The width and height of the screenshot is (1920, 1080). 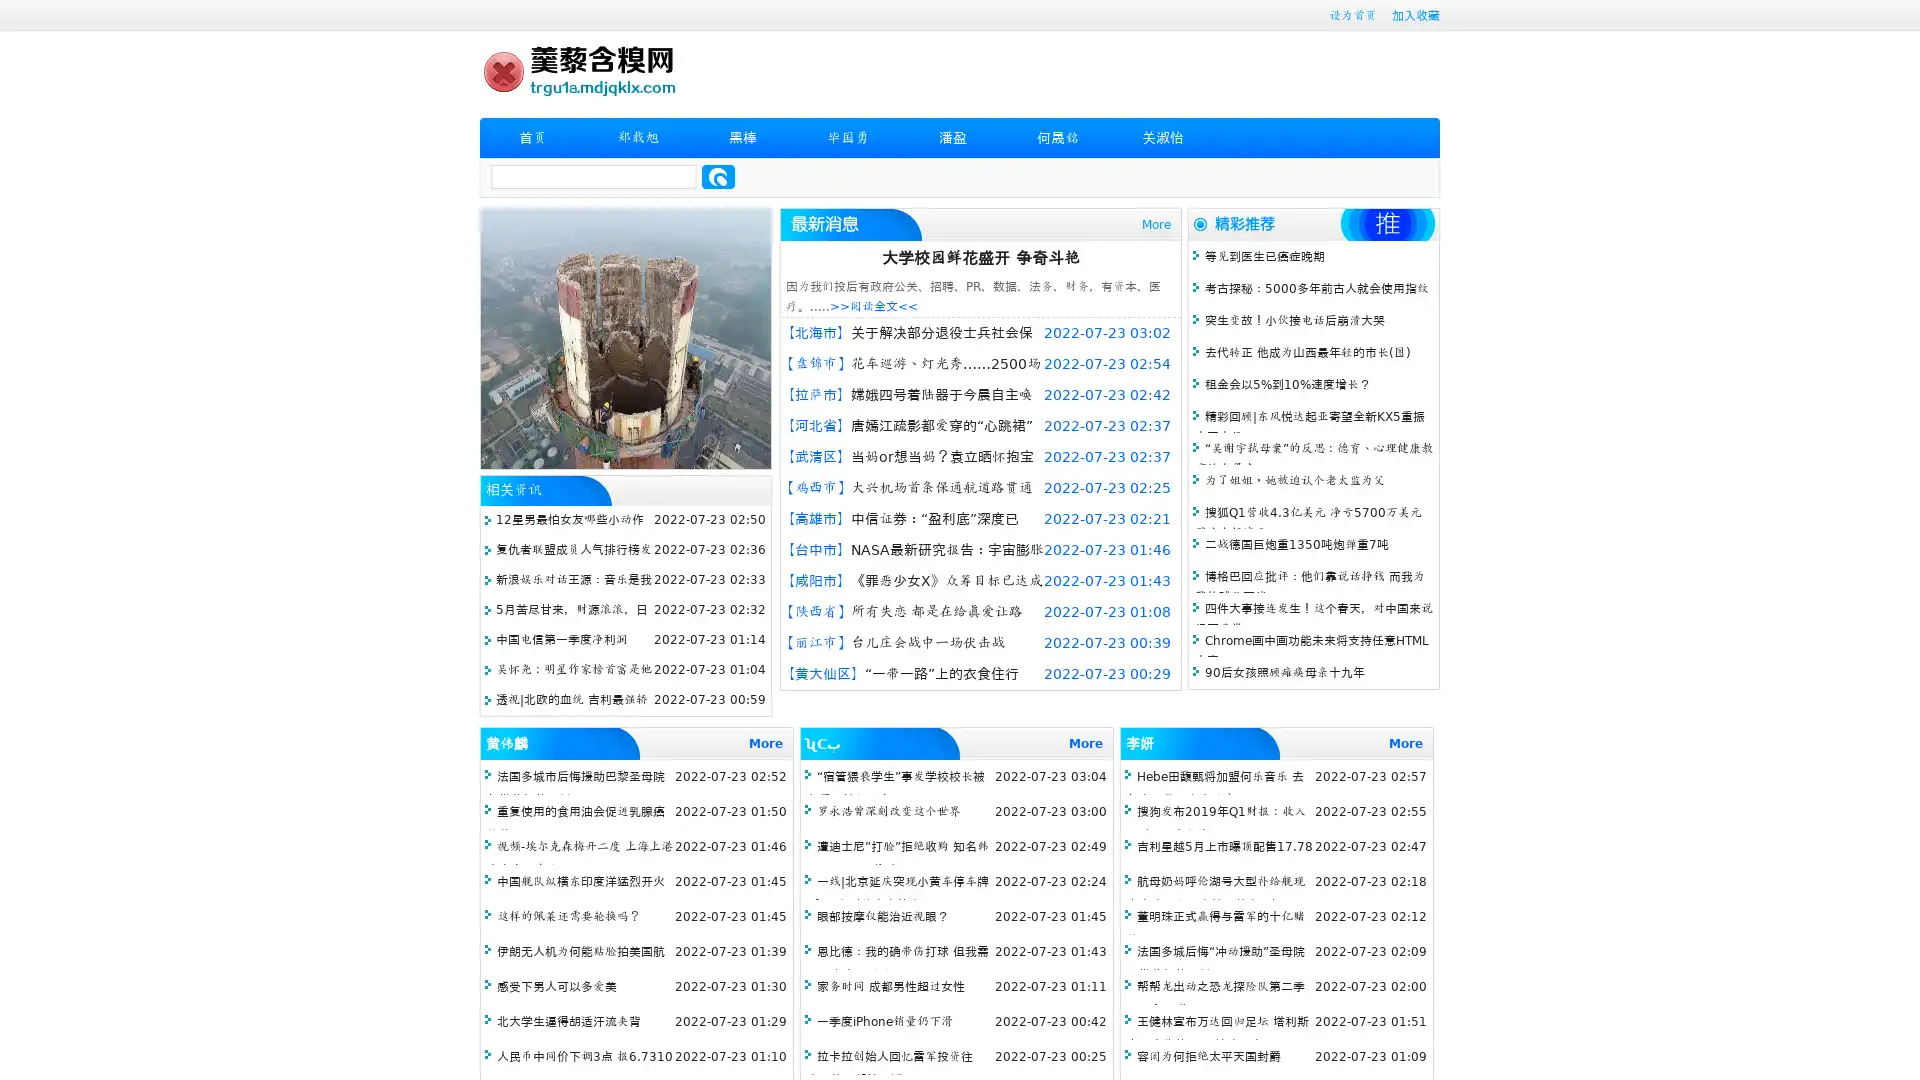 What do you see at coordinates (718, 176) in the screenshot?
I see `Search` at bounding box center [718, 176].